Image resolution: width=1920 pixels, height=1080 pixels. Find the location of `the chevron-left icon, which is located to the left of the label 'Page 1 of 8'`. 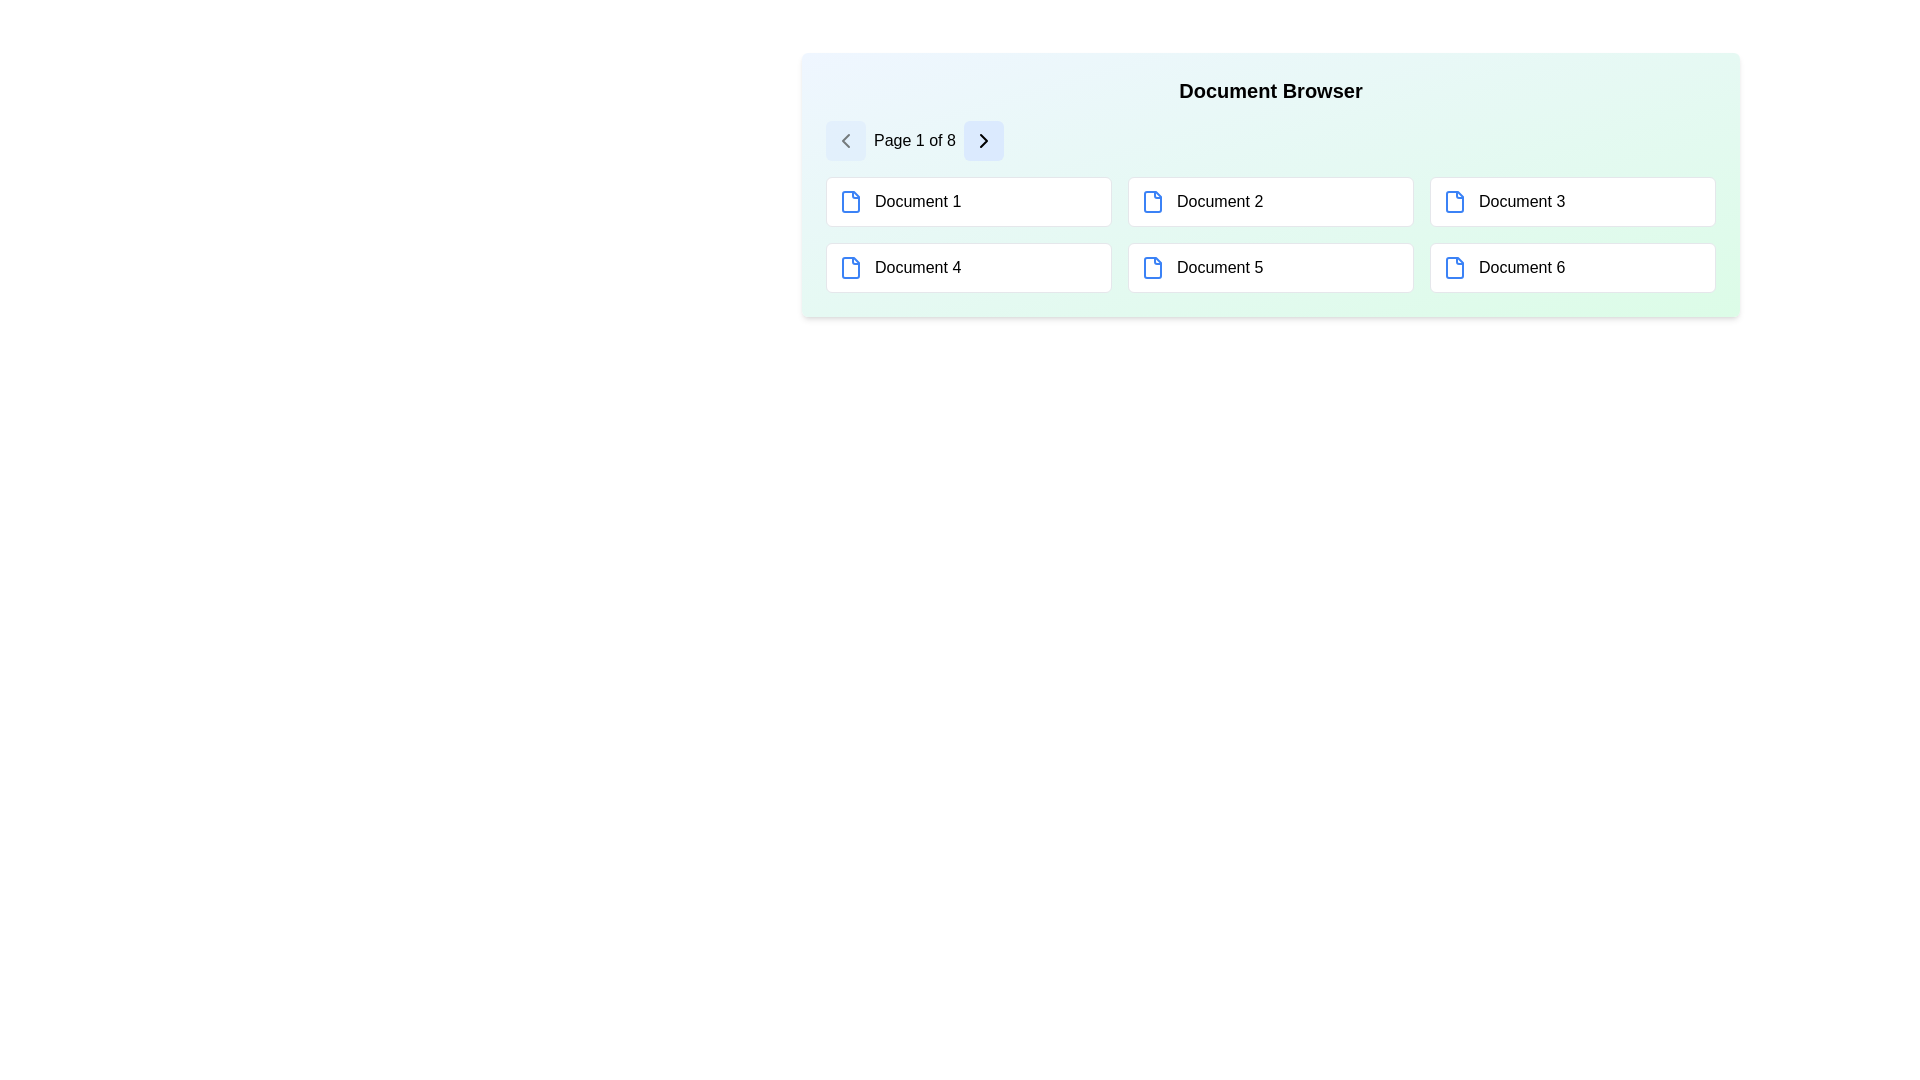

the chevron-left icon, which is located to the left of the label 'Page 1 of 8' is located at coordinates (845, 140).